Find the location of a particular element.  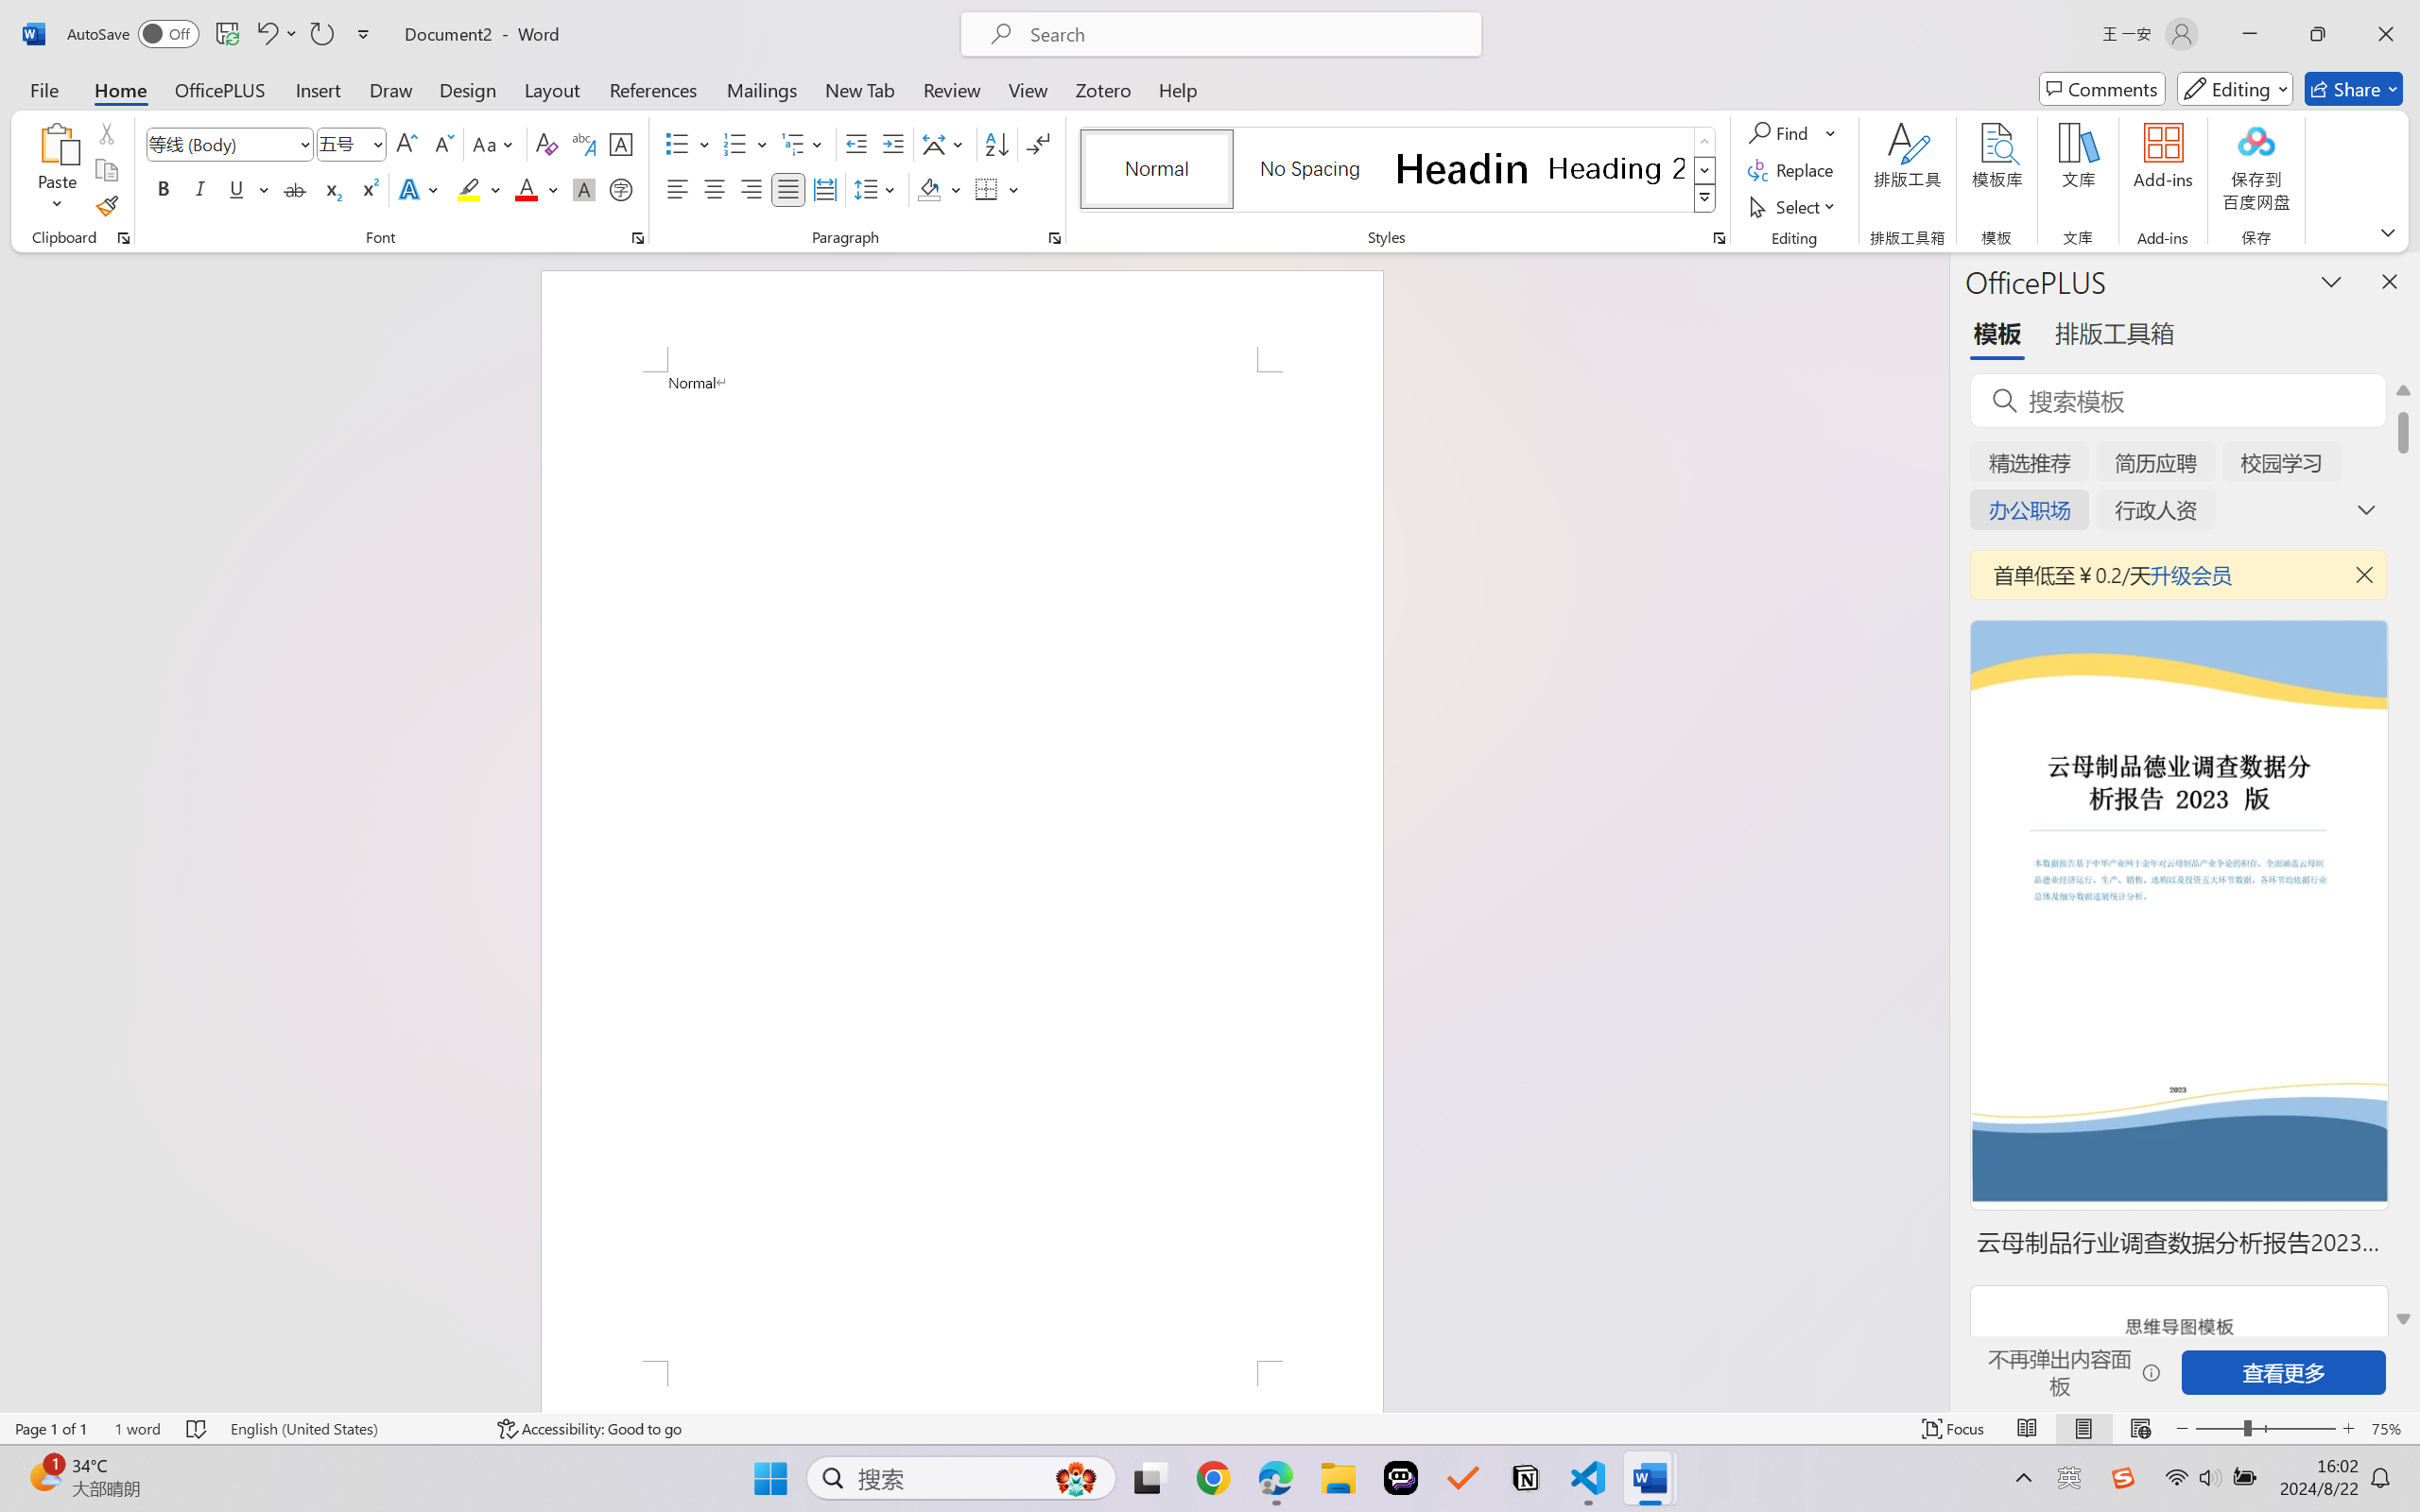

'New Tab' is located at coordinates (859, 88).